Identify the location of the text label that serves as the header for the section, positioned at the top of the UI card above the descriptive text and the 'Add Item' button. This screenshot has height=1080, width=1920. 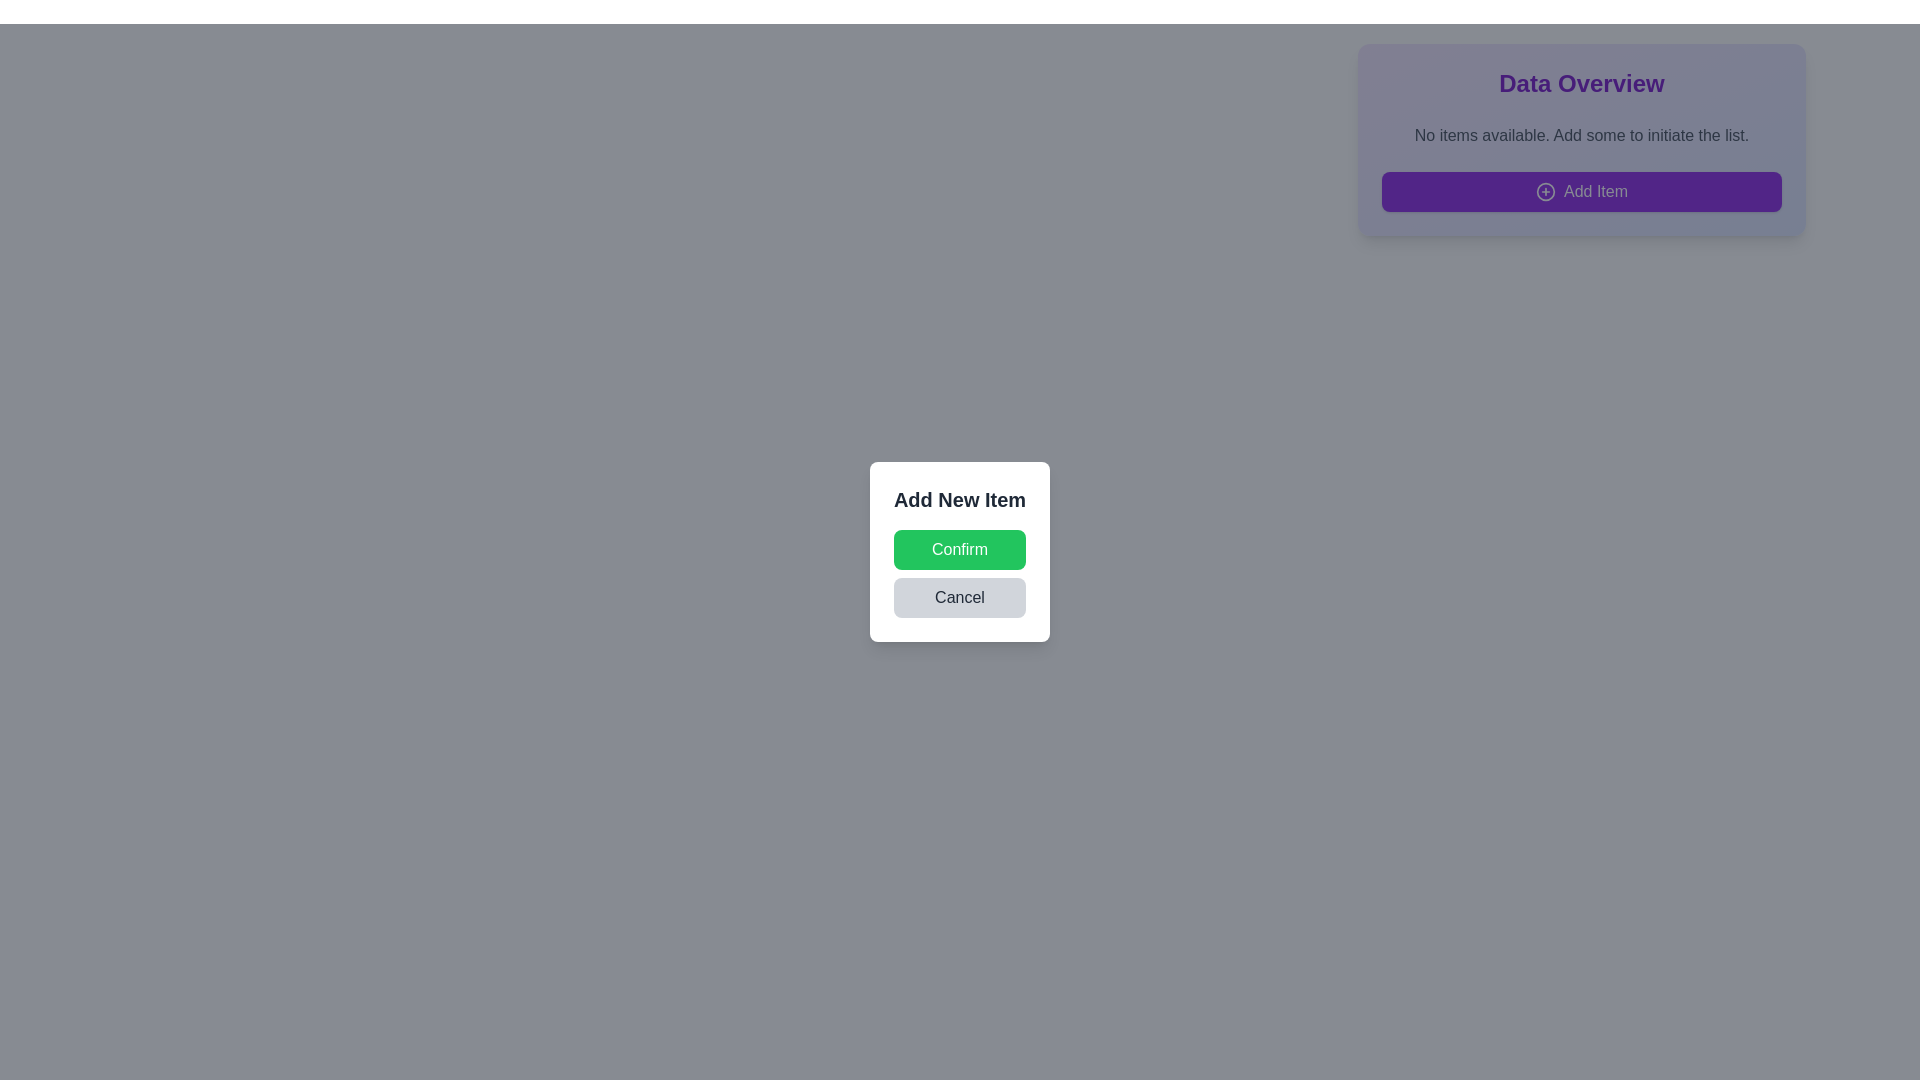
(1581, 83).